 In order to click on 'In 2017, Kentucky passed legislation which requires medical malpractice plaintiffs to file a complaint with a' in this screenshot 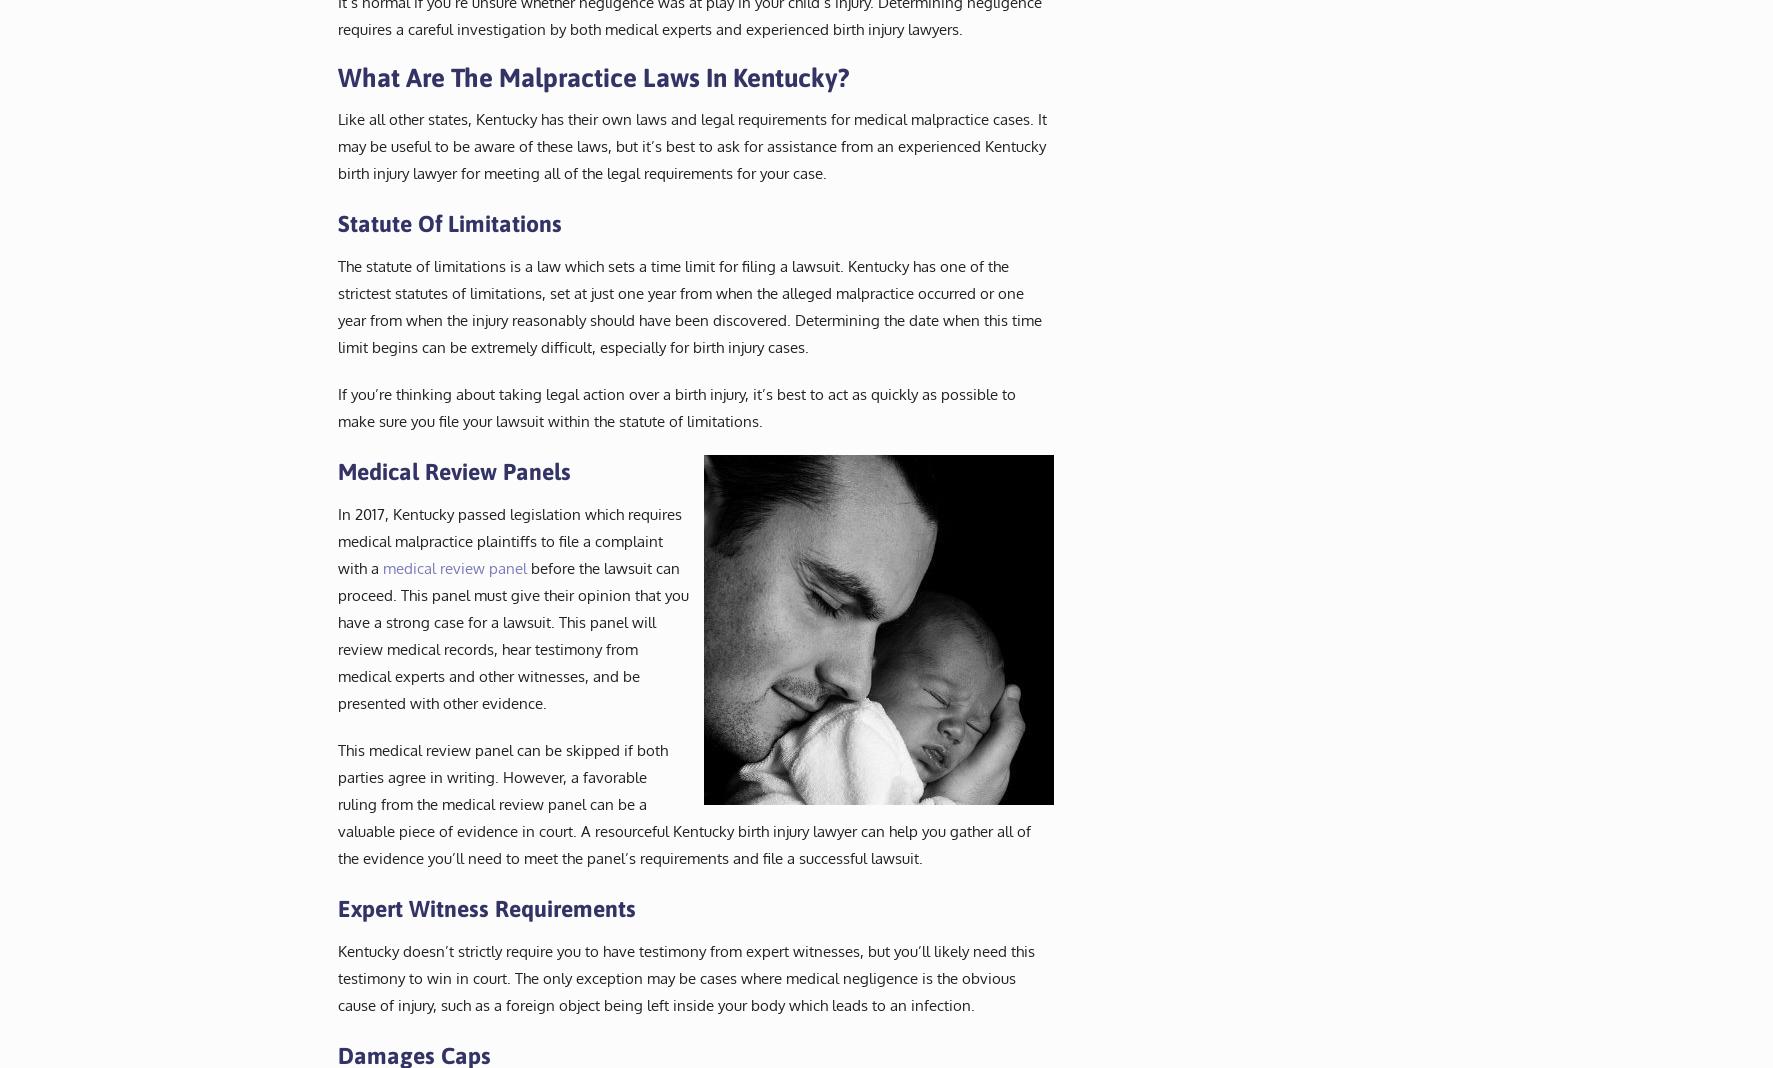, I will do `click(337, 539)`.